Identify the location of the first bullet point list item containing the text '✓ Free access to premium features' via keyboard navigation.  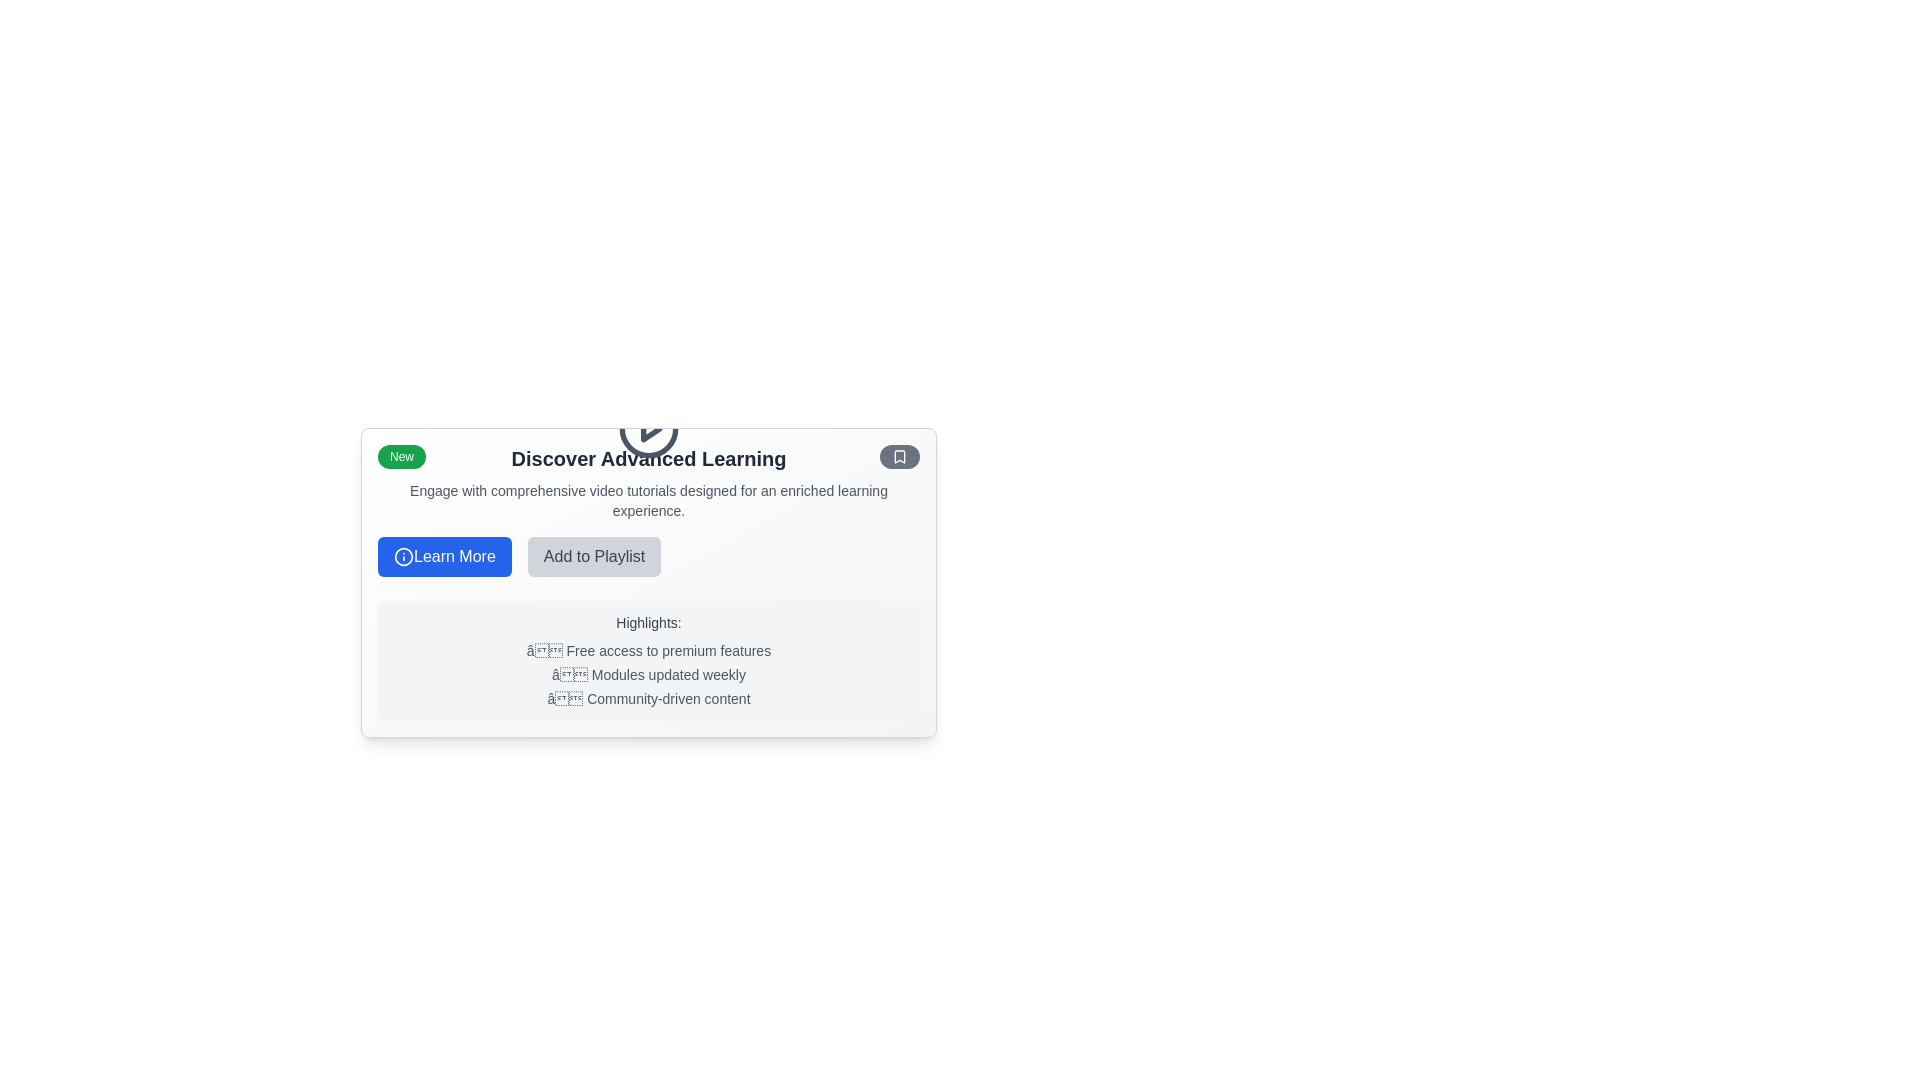
(648, 651).